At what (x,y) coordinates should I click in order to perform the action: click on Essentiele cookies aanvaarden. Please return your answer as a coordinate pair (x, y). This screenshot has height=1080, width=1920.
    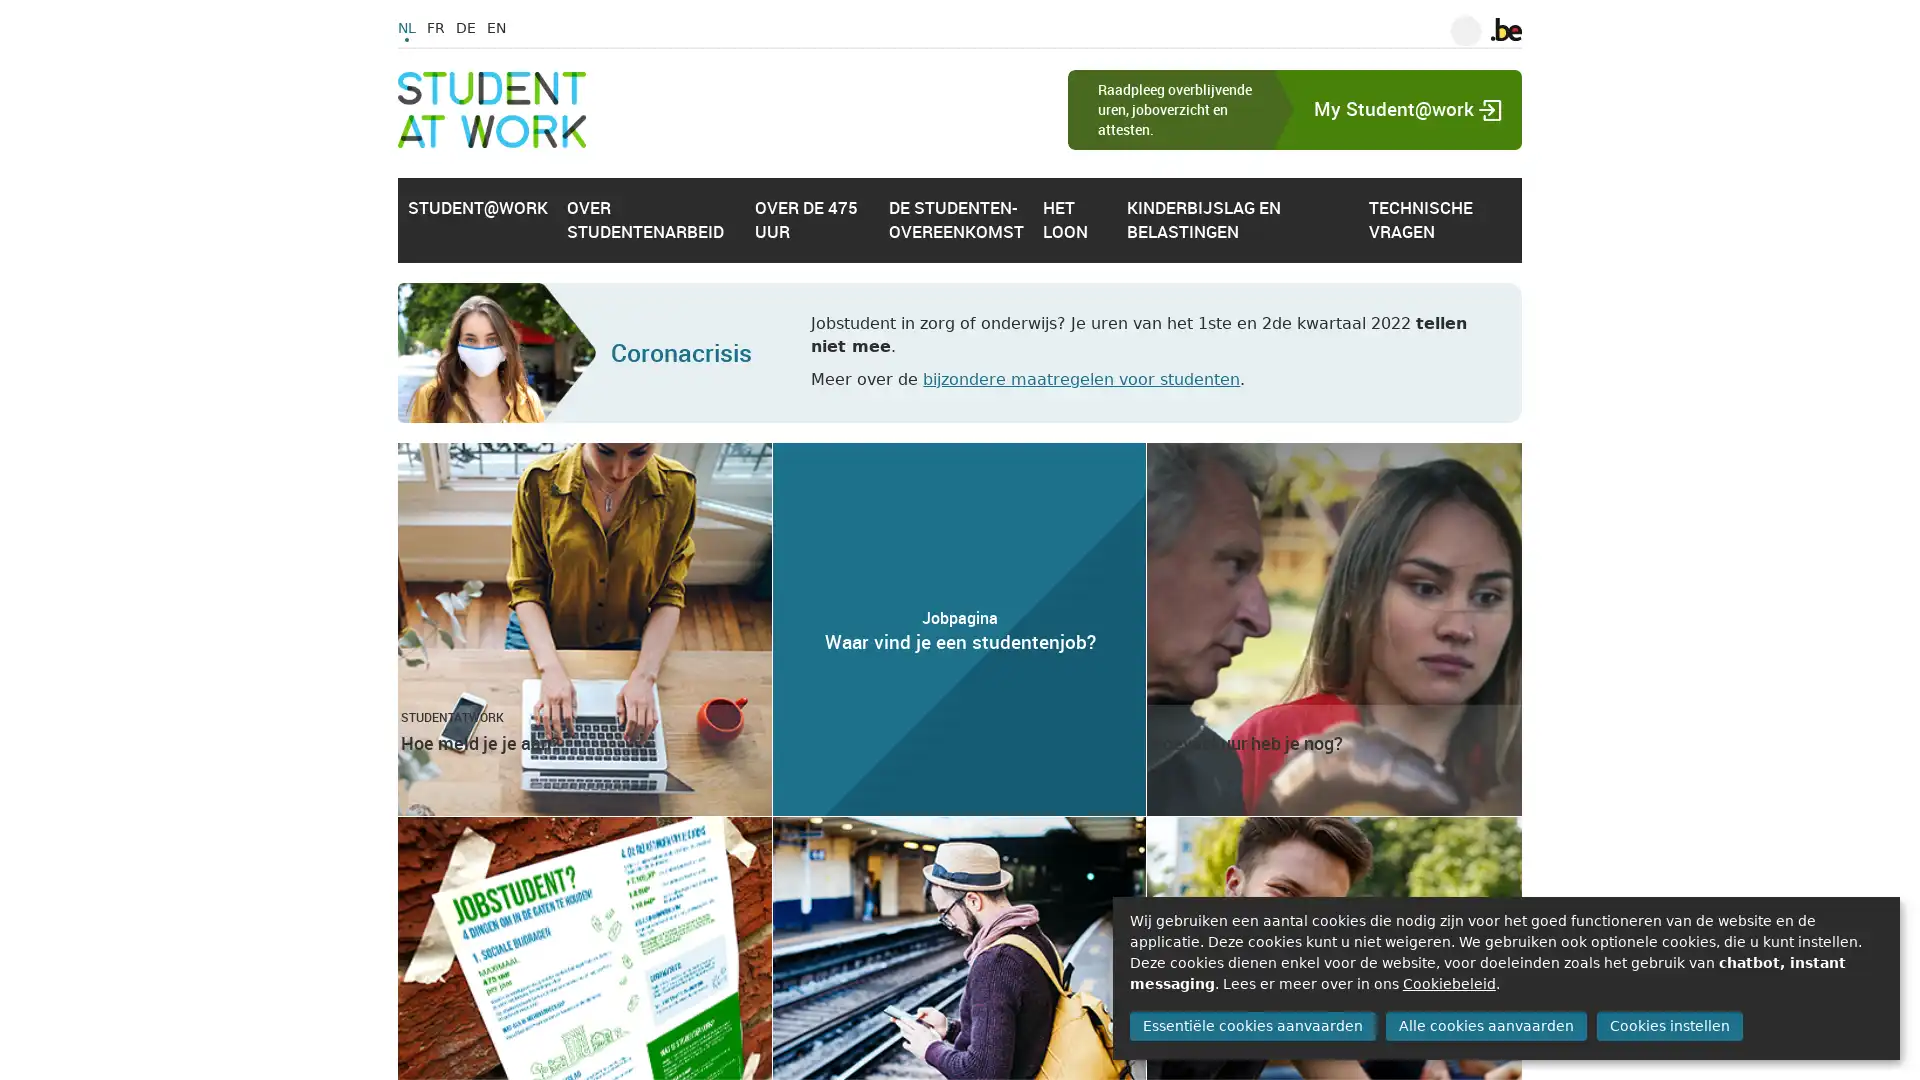
    Looking at the image, I should click on (1251, 1026).